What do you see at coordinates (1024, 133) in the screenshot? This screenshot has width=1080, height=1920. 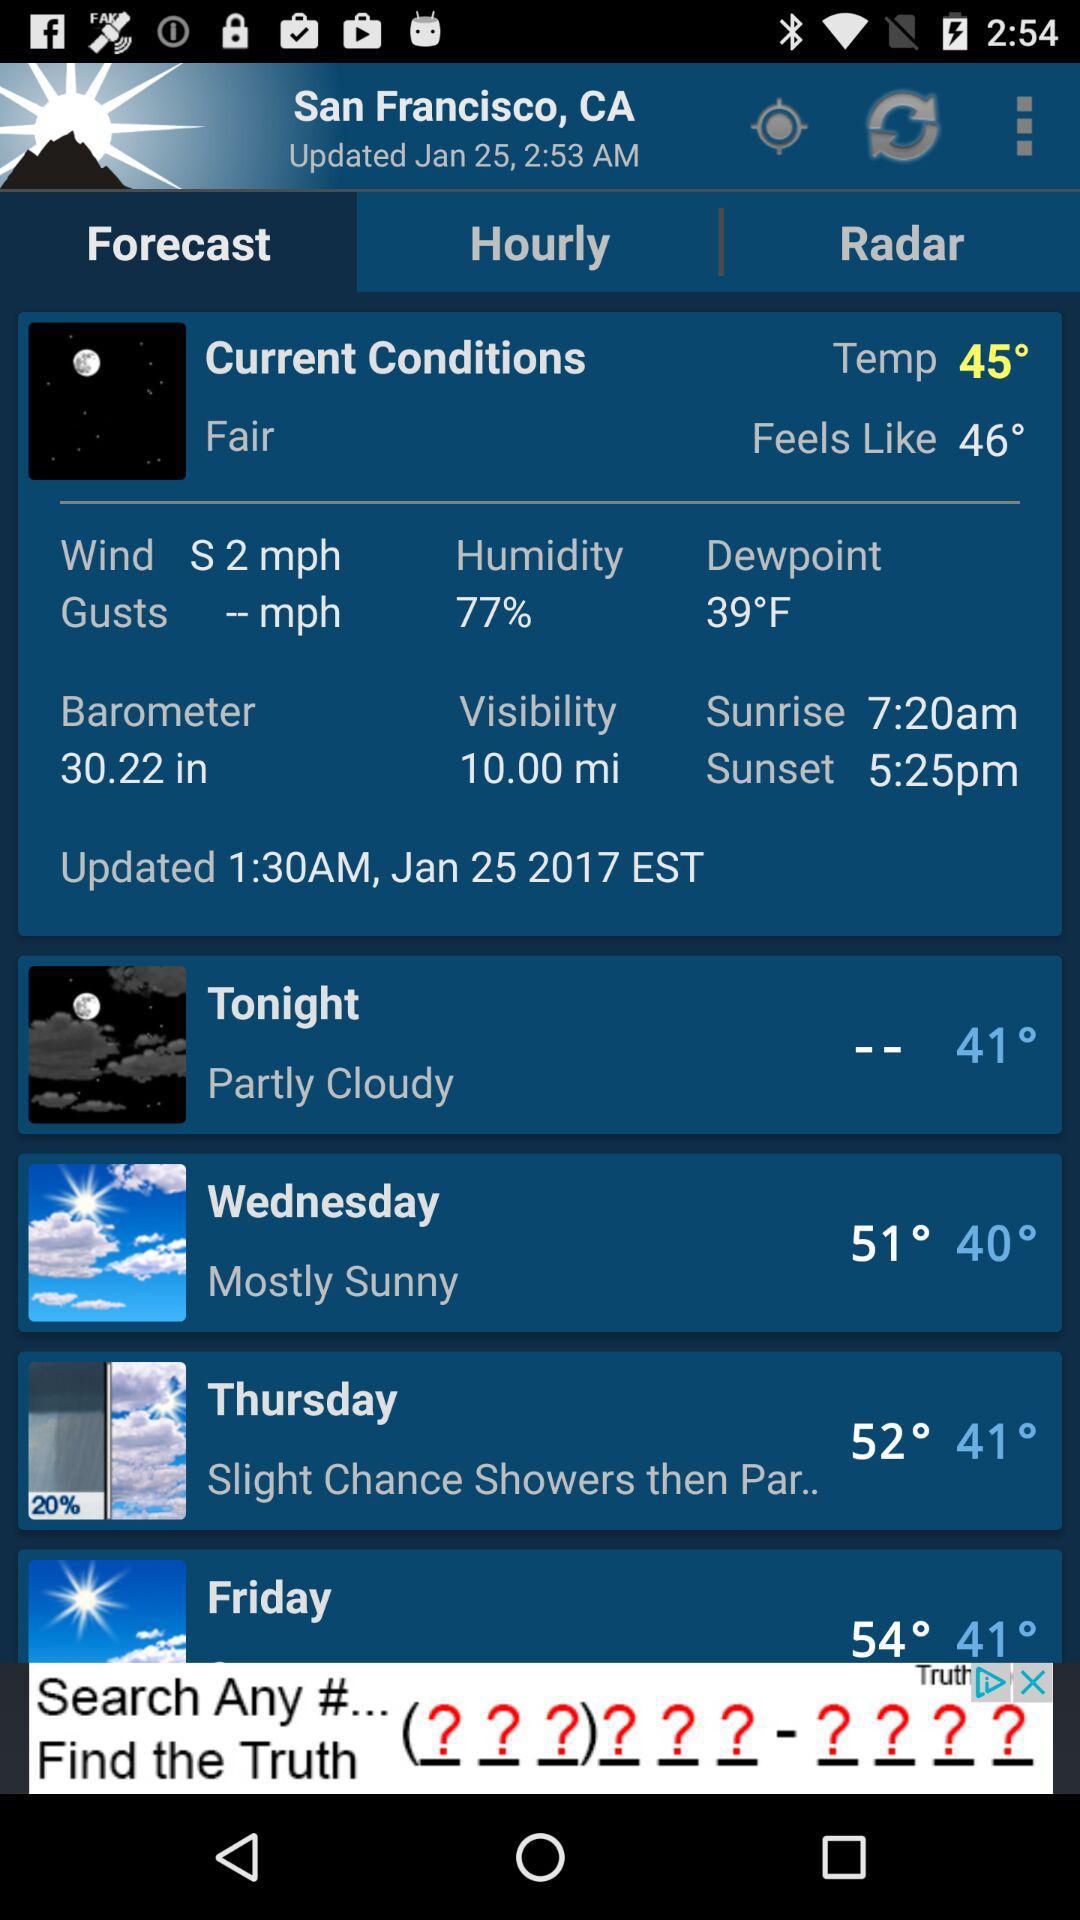 I see `the more icon` at bounding box center [1024, 133].